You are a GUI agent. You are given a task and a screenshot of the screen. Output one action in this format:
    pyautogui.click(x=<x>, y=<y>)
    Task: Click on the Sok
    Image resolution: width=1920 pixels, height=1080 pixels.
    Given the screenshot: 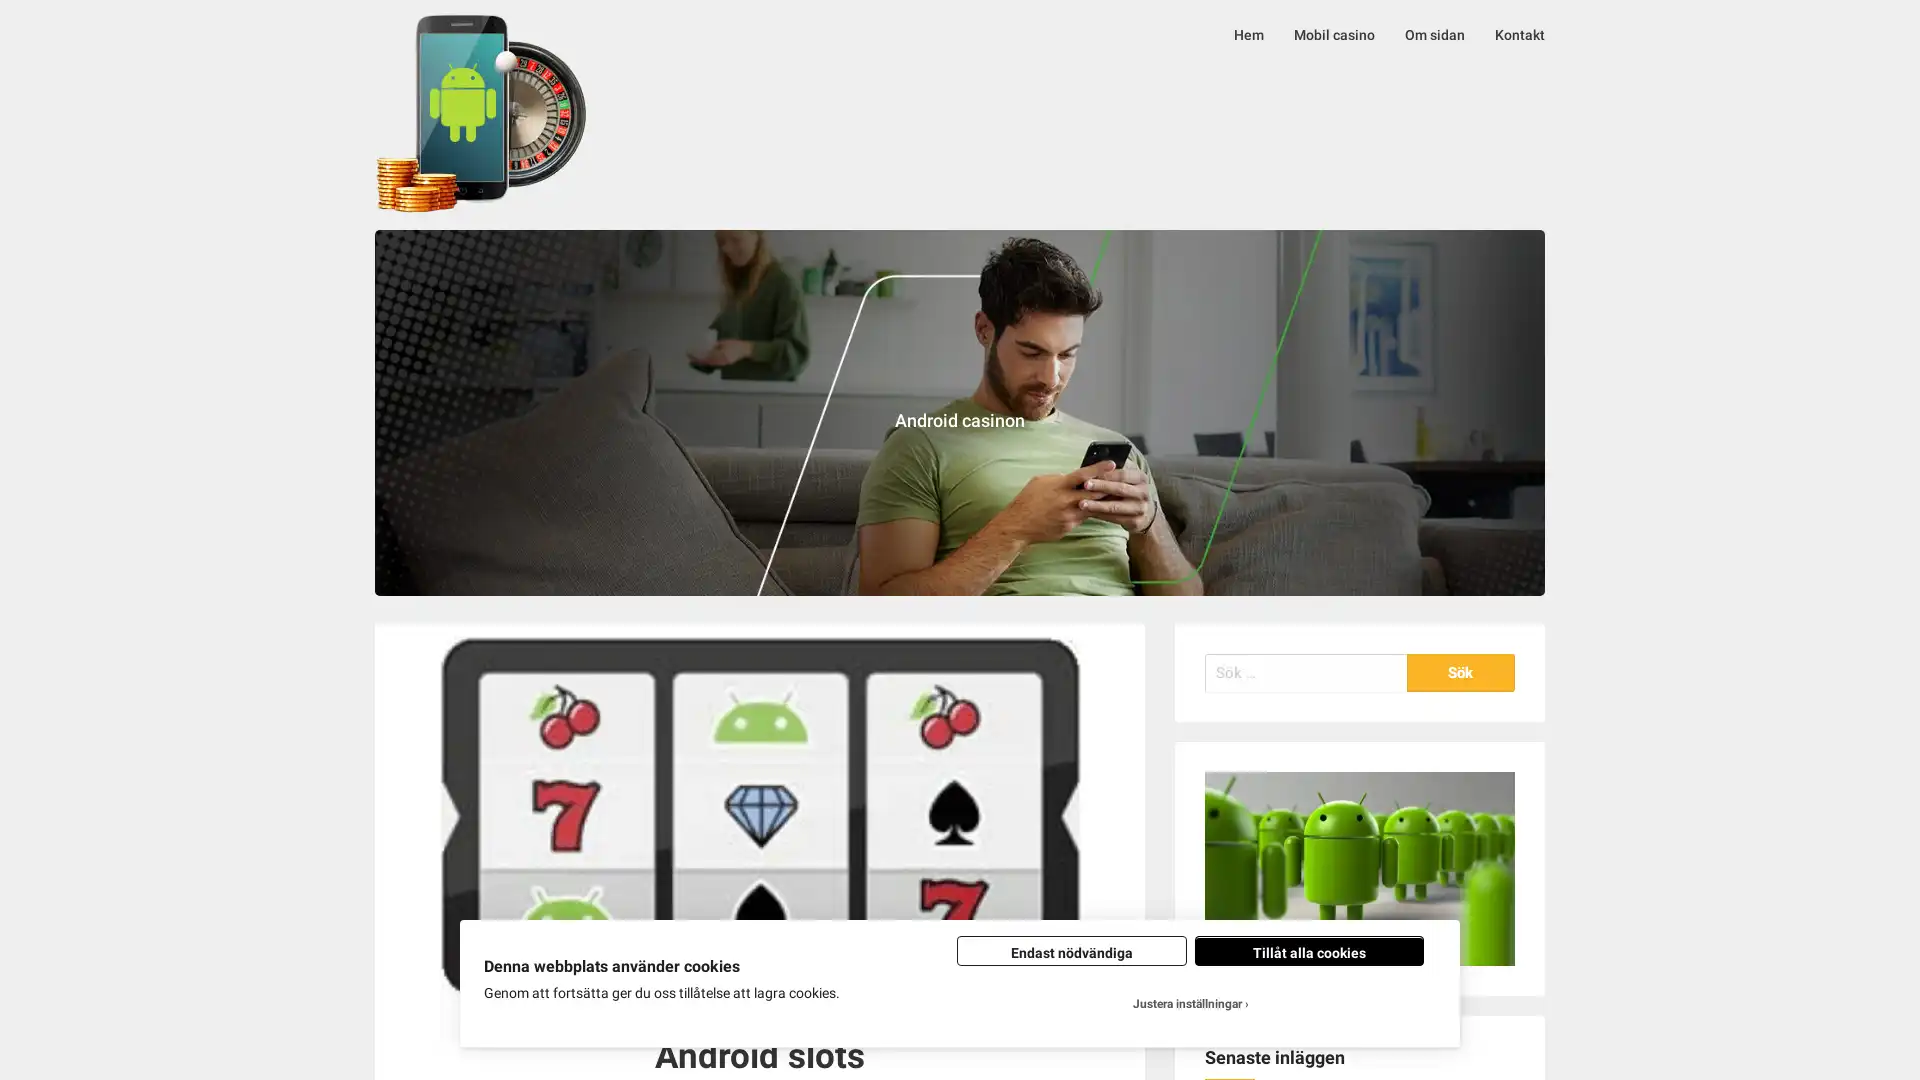 What is the action you would take?
    pyautogui.click(x=1459, y=672)
    